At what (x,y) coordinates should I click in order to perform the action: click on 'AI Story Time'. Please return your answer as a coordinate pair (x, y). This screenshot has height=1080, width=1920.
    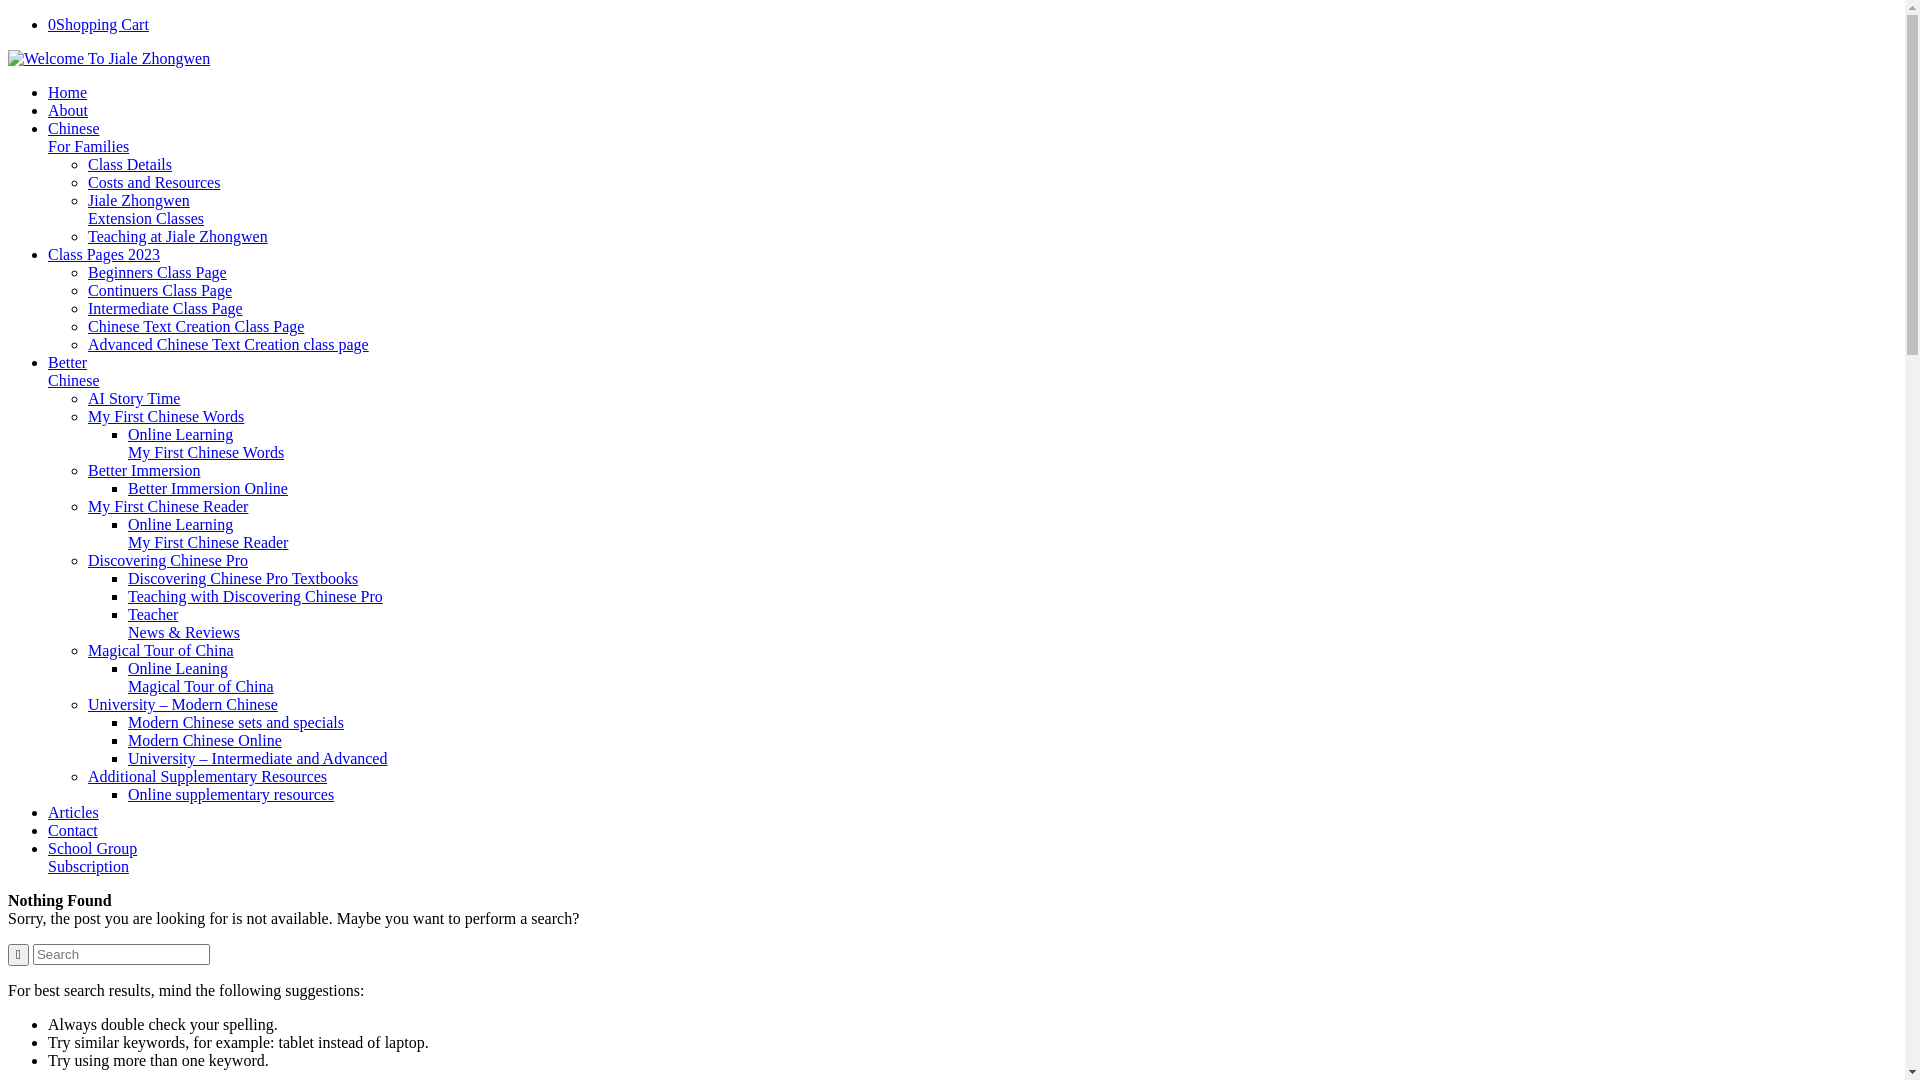
    Looking at the image, I should click on (133, 398).